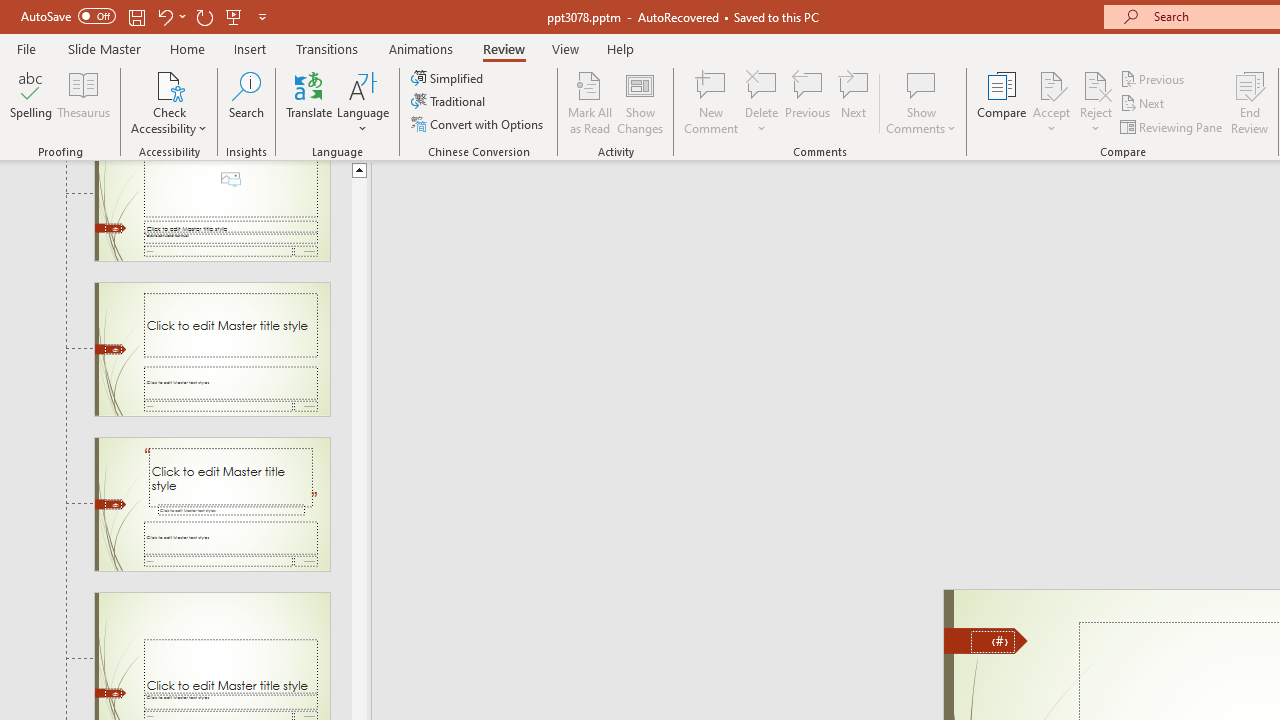 Image resolution: width=1280 pixels, height=720 pixels. Describe the element at coordinates (1095, 103) in the screenshot. I see `'Reject'` at that location.